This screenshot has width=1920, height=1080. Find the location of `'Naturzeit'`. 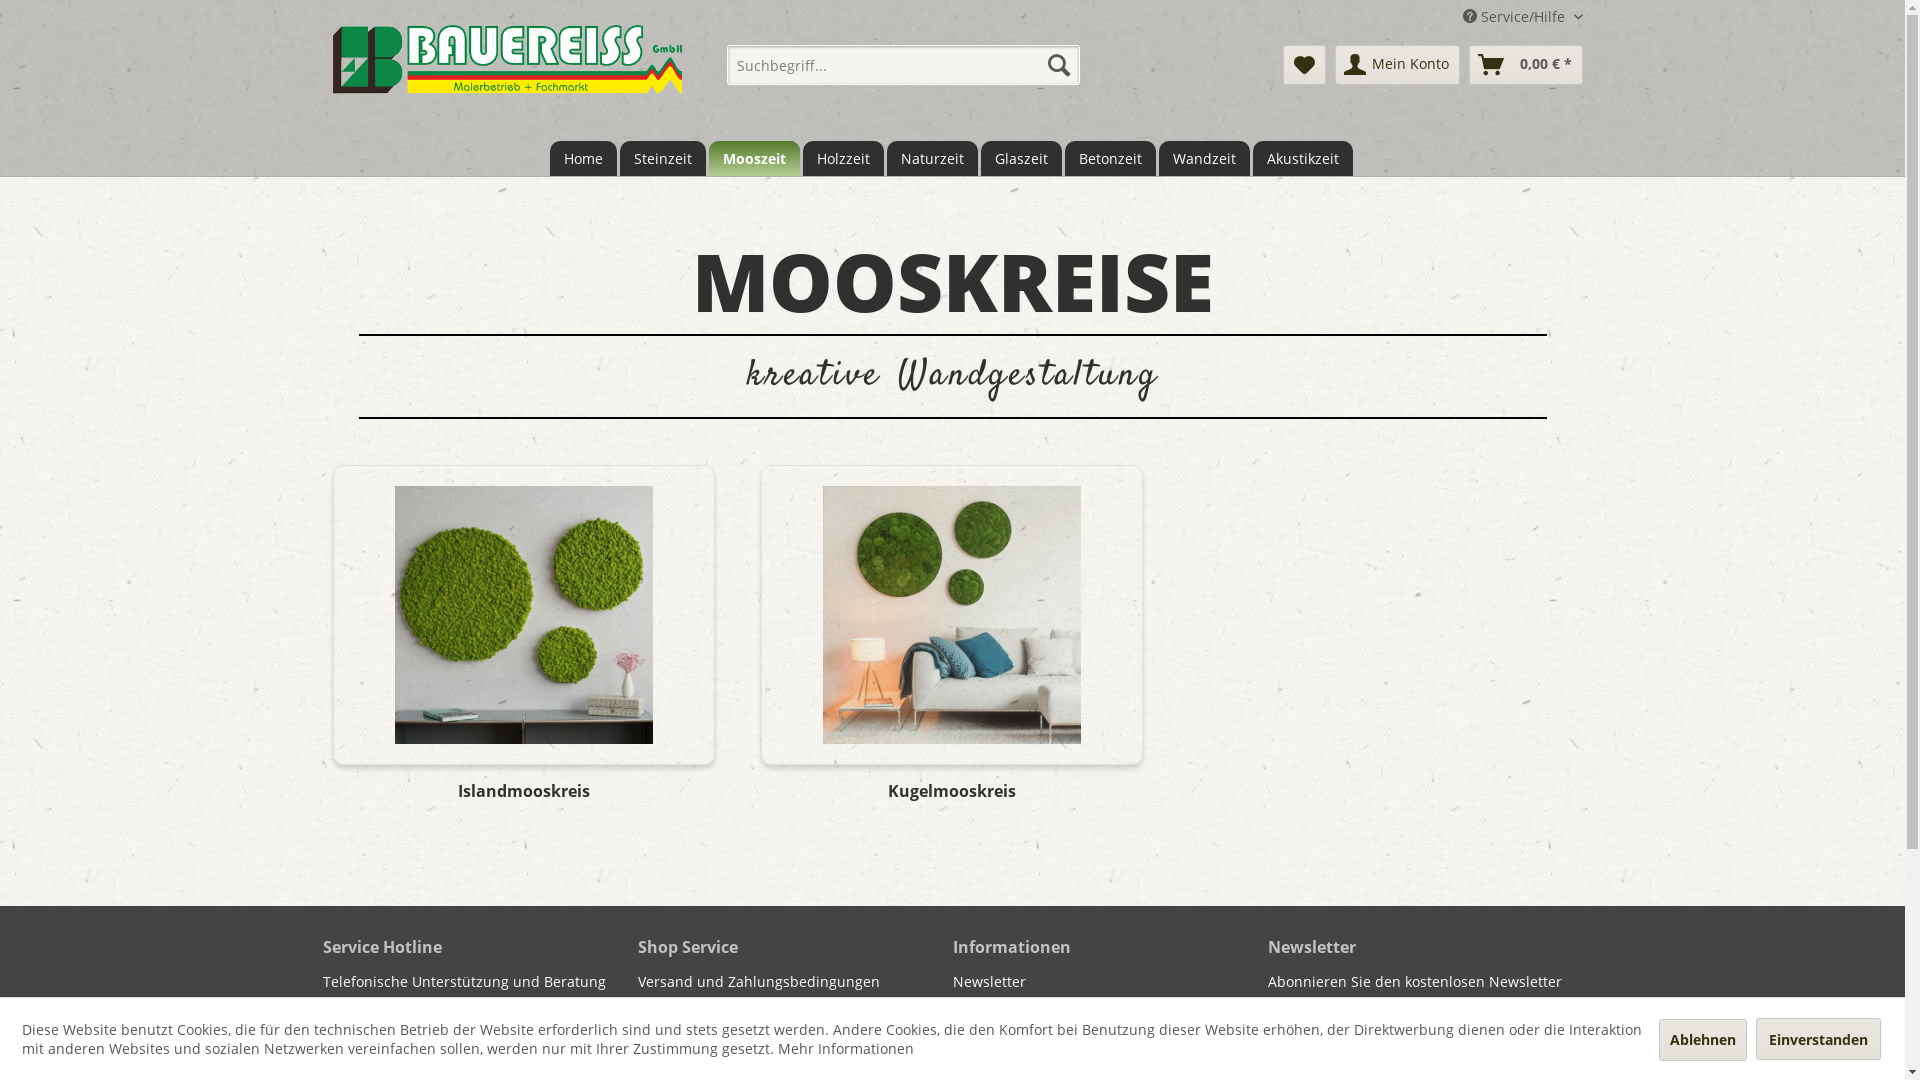

'Naturzeit' is located at coordinates (930, 157).